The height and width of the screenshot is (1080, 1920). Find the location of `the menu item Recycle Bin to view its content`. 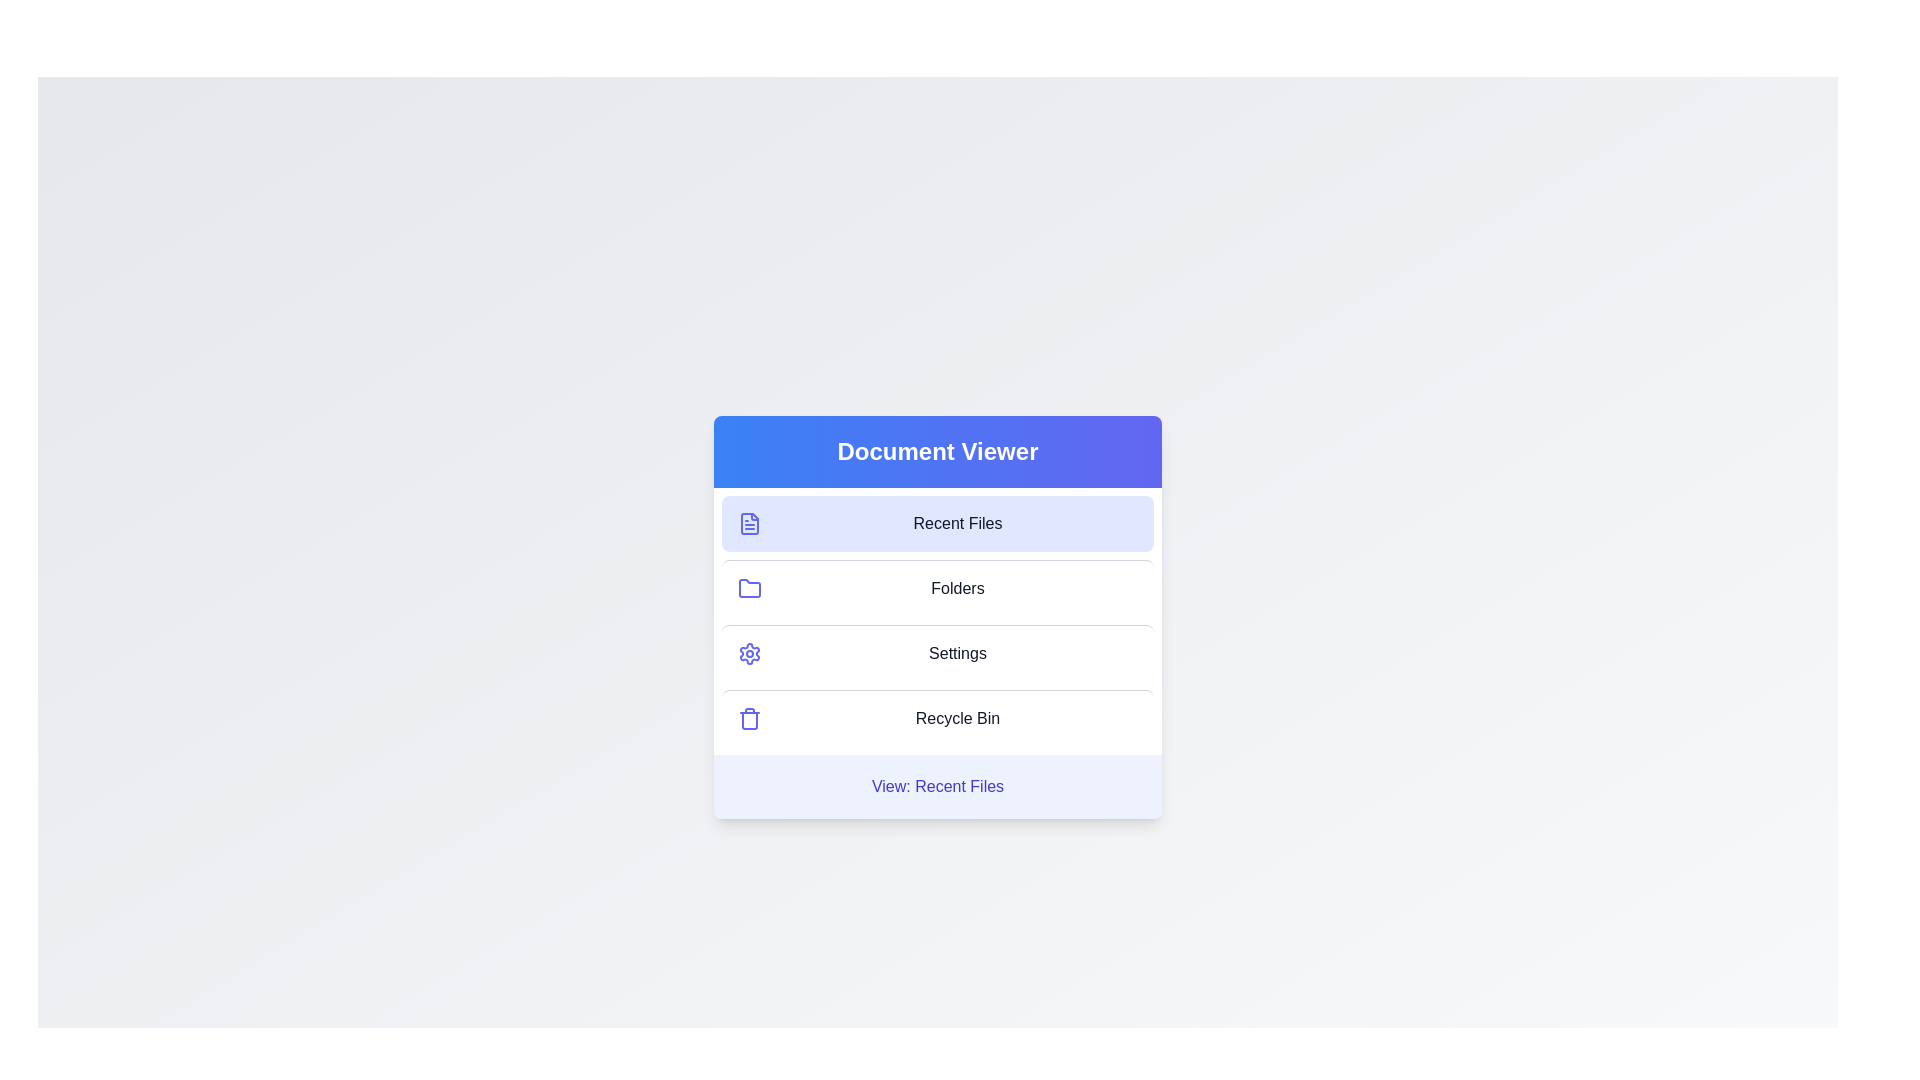

the menu item Recycle Bin to view its content is located at coordinates (936, 716).